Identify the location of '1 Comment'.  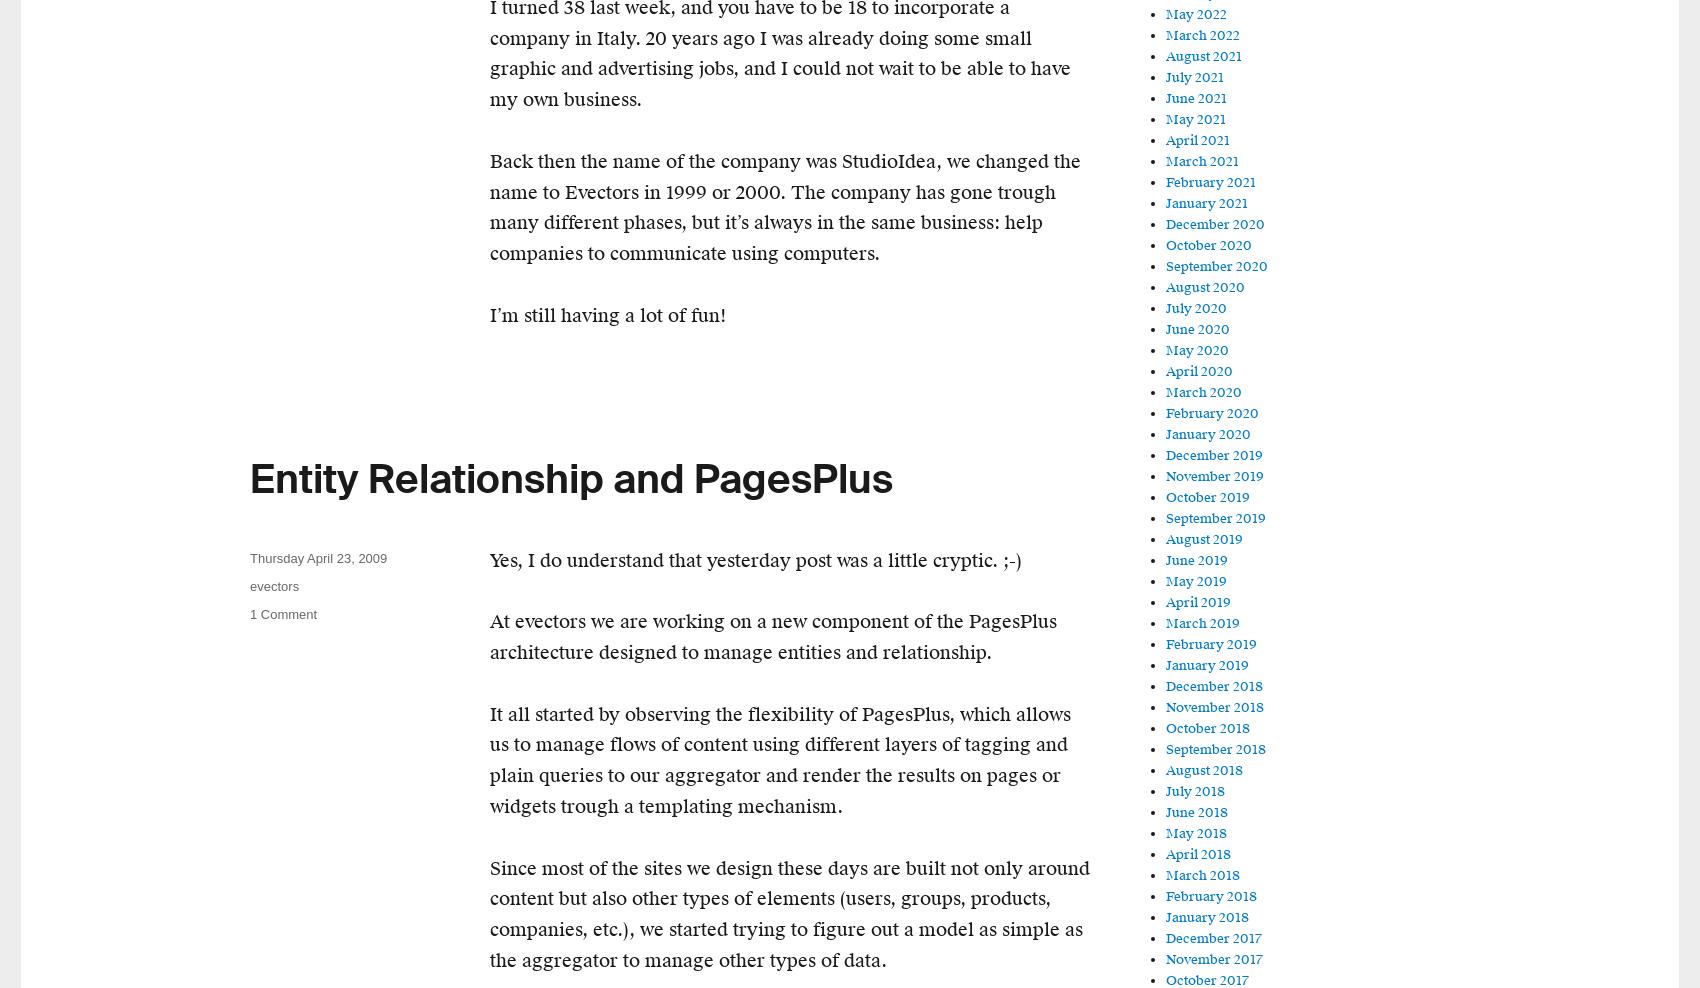
(283, 613).